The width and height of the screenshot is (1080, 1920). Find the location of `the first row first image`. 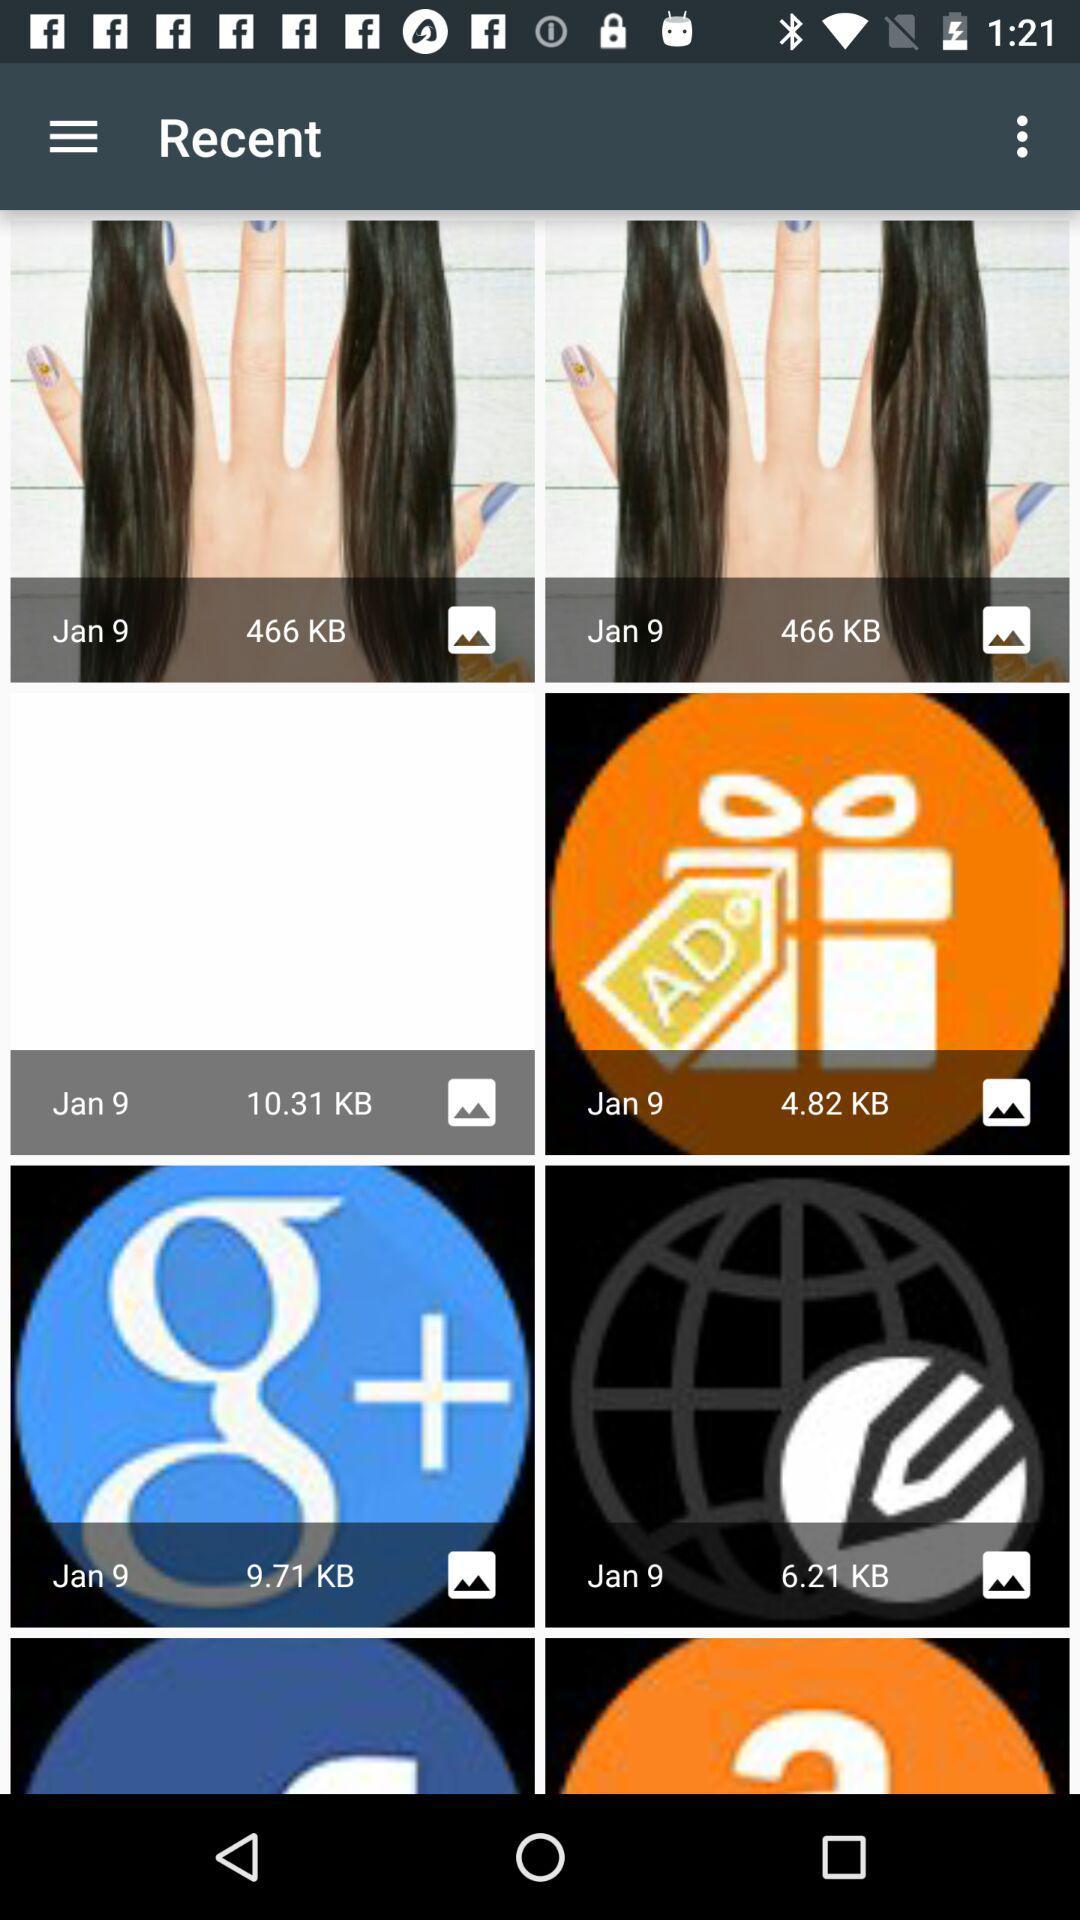

the first row first image is located at coordinates (273, 399).